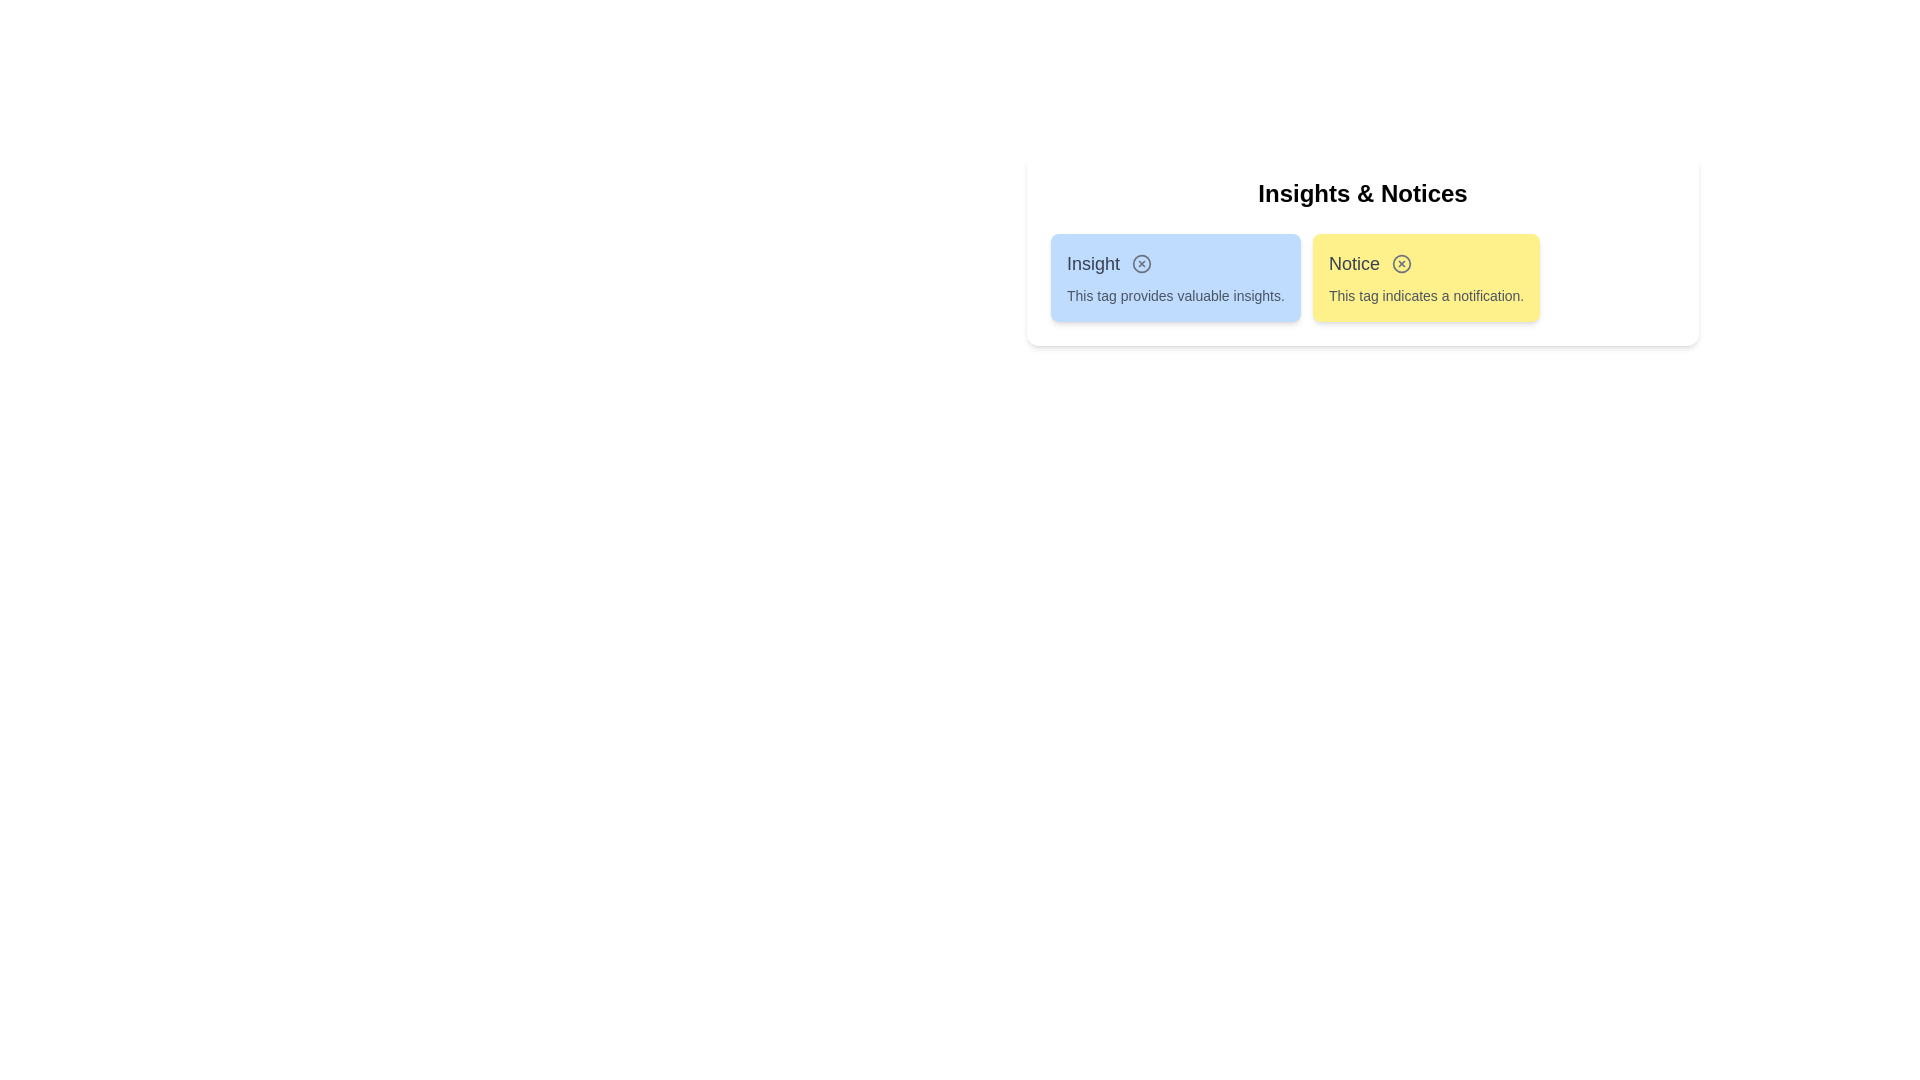 The width and height of the screenshot is (1920, 1080). Describe the element at coordinates (1400, 262) in the screenshot. I see `close button on the tag labeled Notice to remove it` at that location.